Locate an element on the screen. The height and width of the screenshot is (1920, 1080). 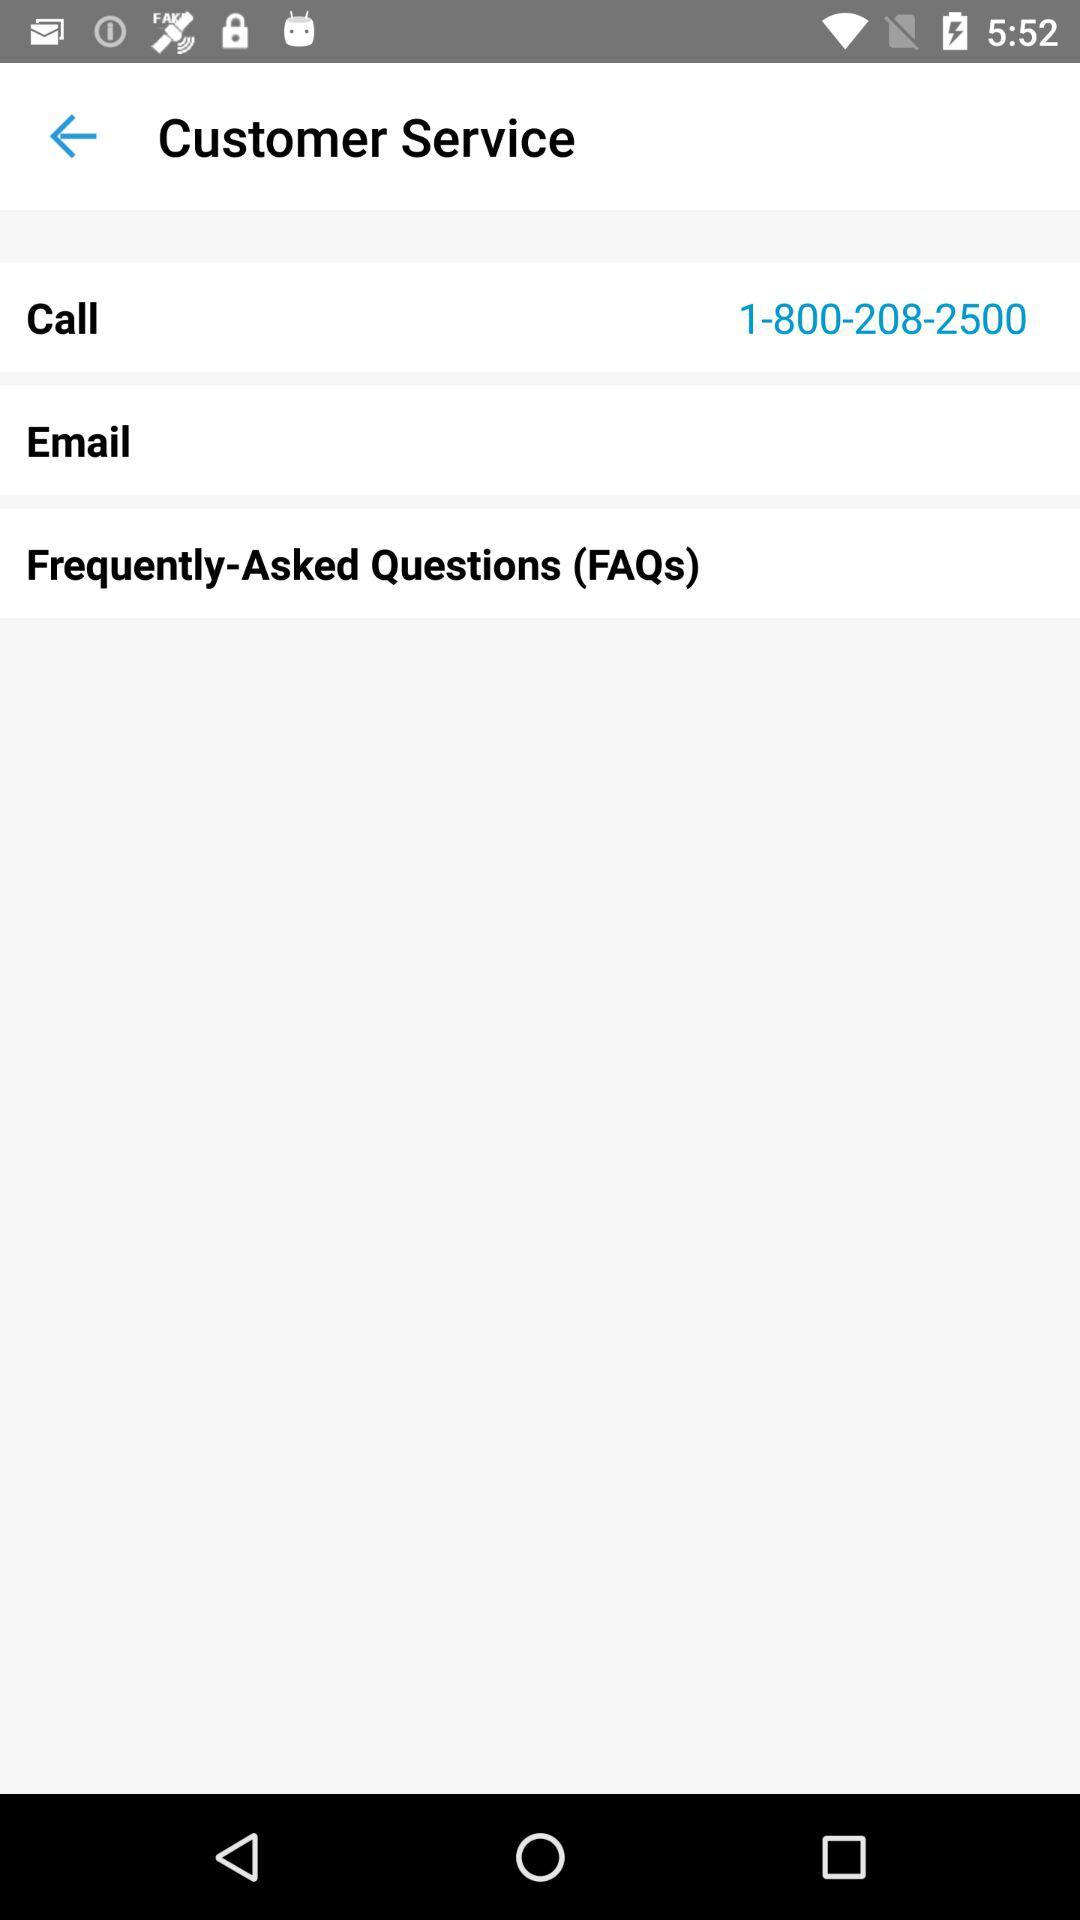
email is located at coordinates (540, 439).